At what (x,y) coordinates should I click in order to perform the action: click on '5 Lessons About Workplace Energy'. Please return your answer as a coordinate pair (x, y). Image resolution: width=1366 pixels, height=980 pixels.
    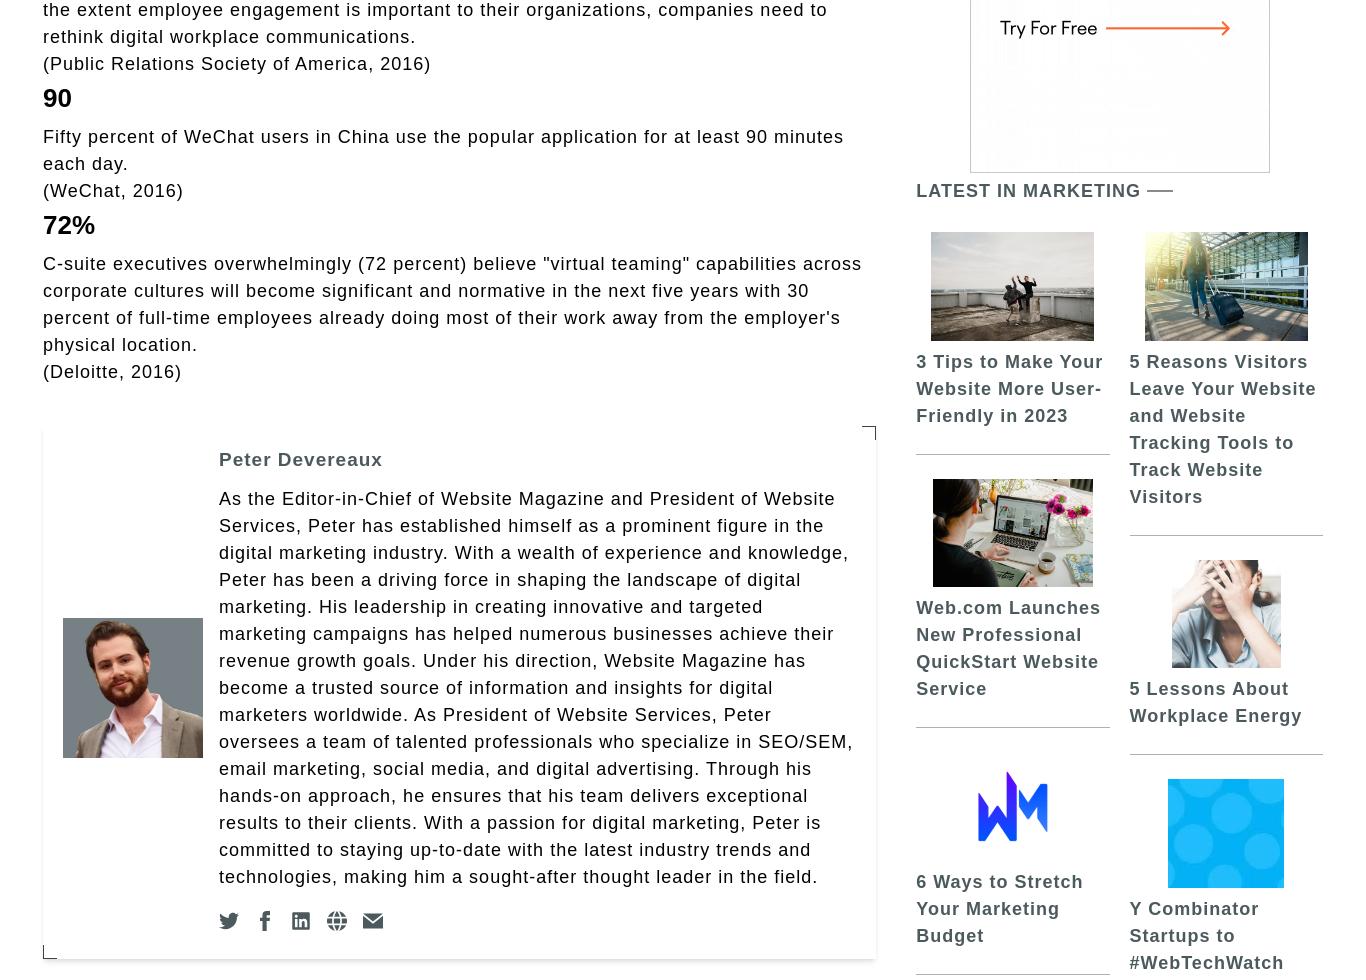
    Looking at the image, I should click on (1215, 702).